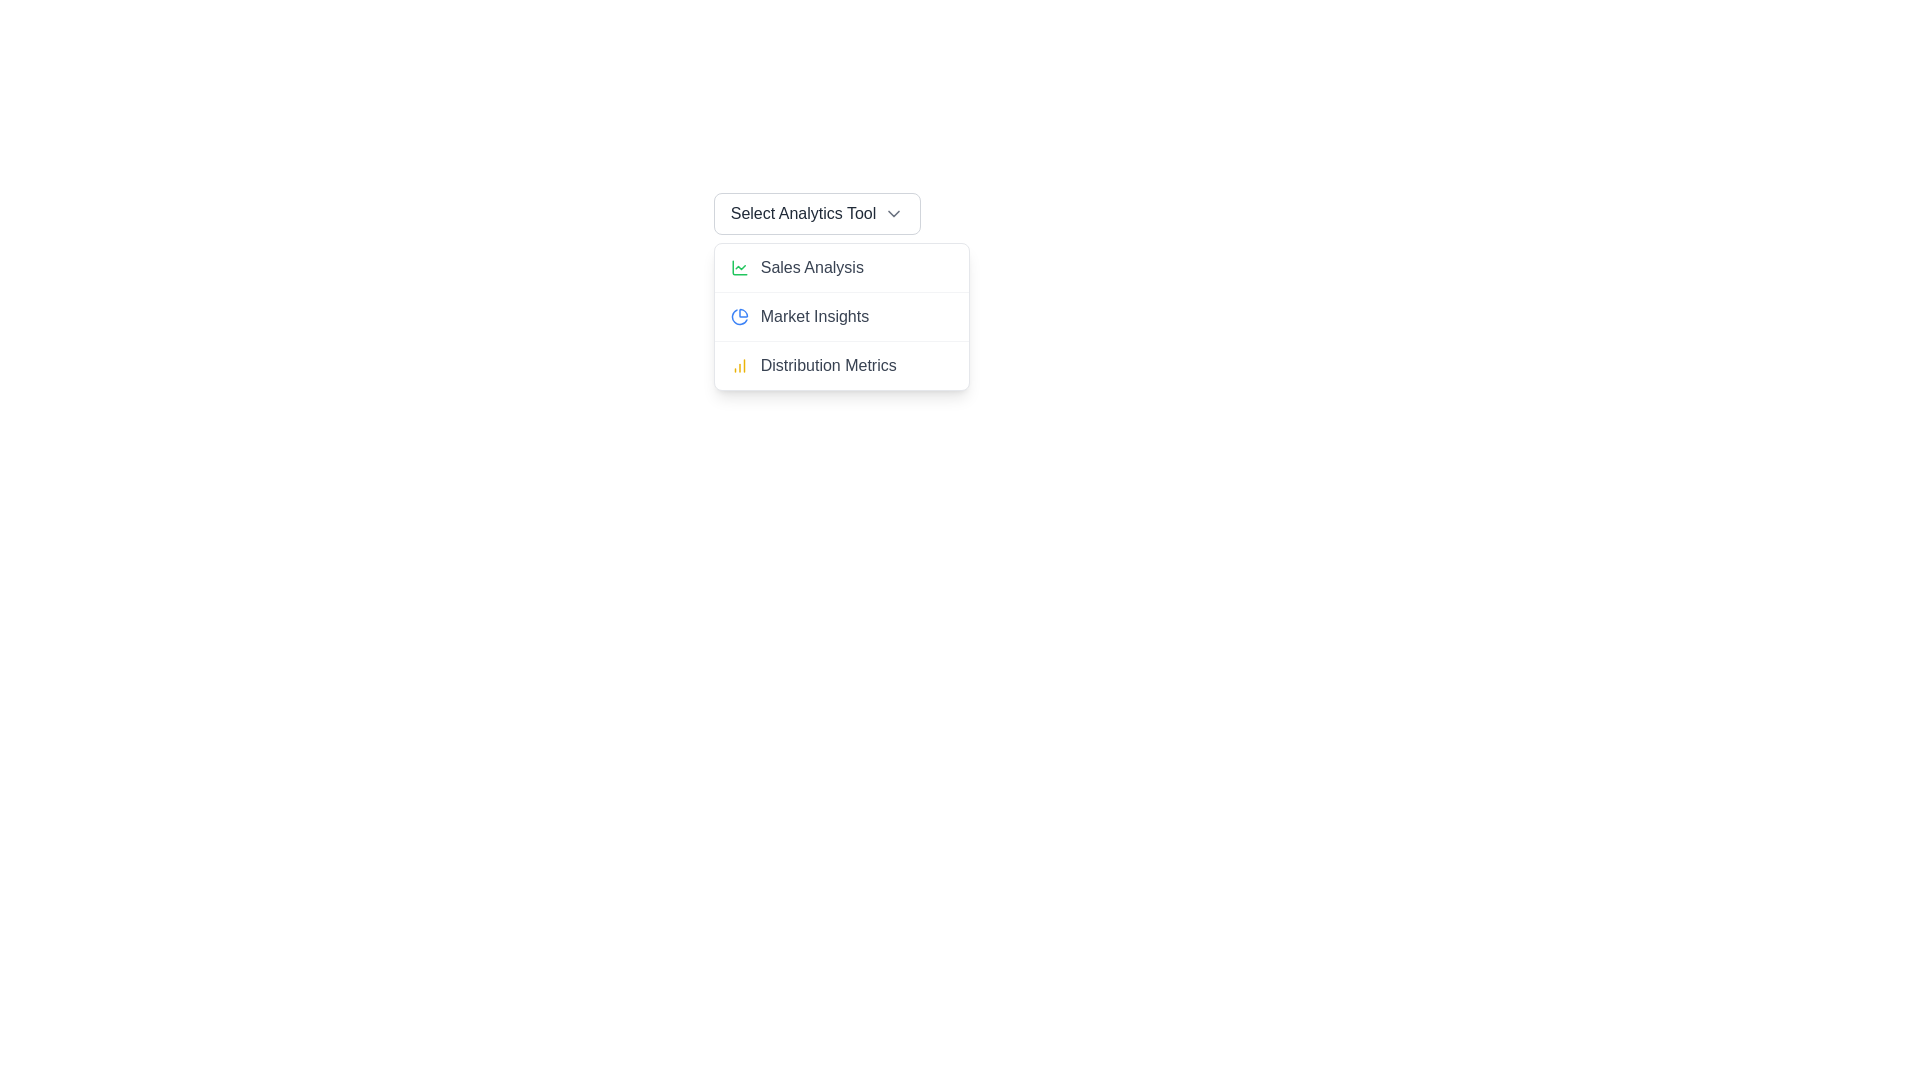 The image size is (1920, 1080). Describe the element at coordinates (841, 266) in the screenshot. I see `the topmost list item labeled 'Sales Analysis', which is styled in gray and positioned directly below the menu header 'Select Analytics Tool'` at that location.